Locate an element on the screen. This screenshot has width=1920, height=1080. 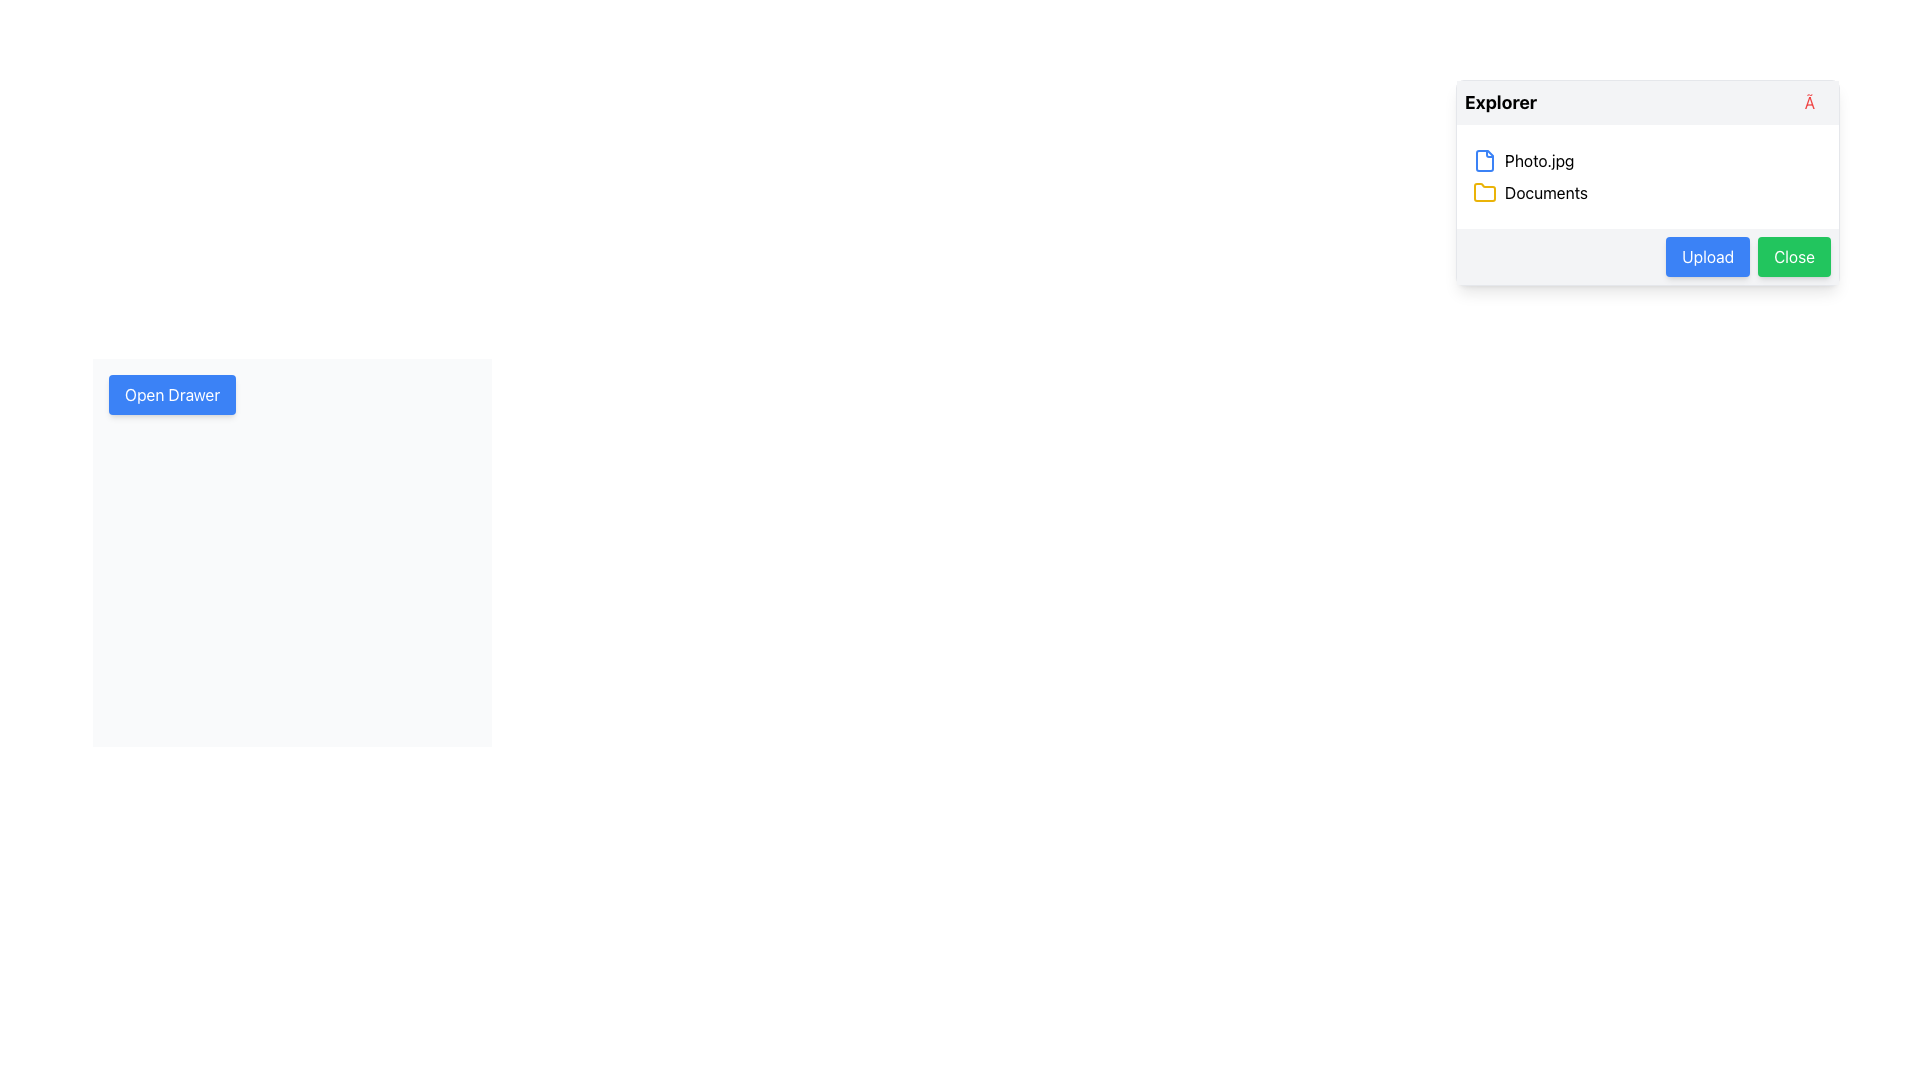
the 'Documents' folder option in the file explorer interface is located at coordinates (1647, 192).